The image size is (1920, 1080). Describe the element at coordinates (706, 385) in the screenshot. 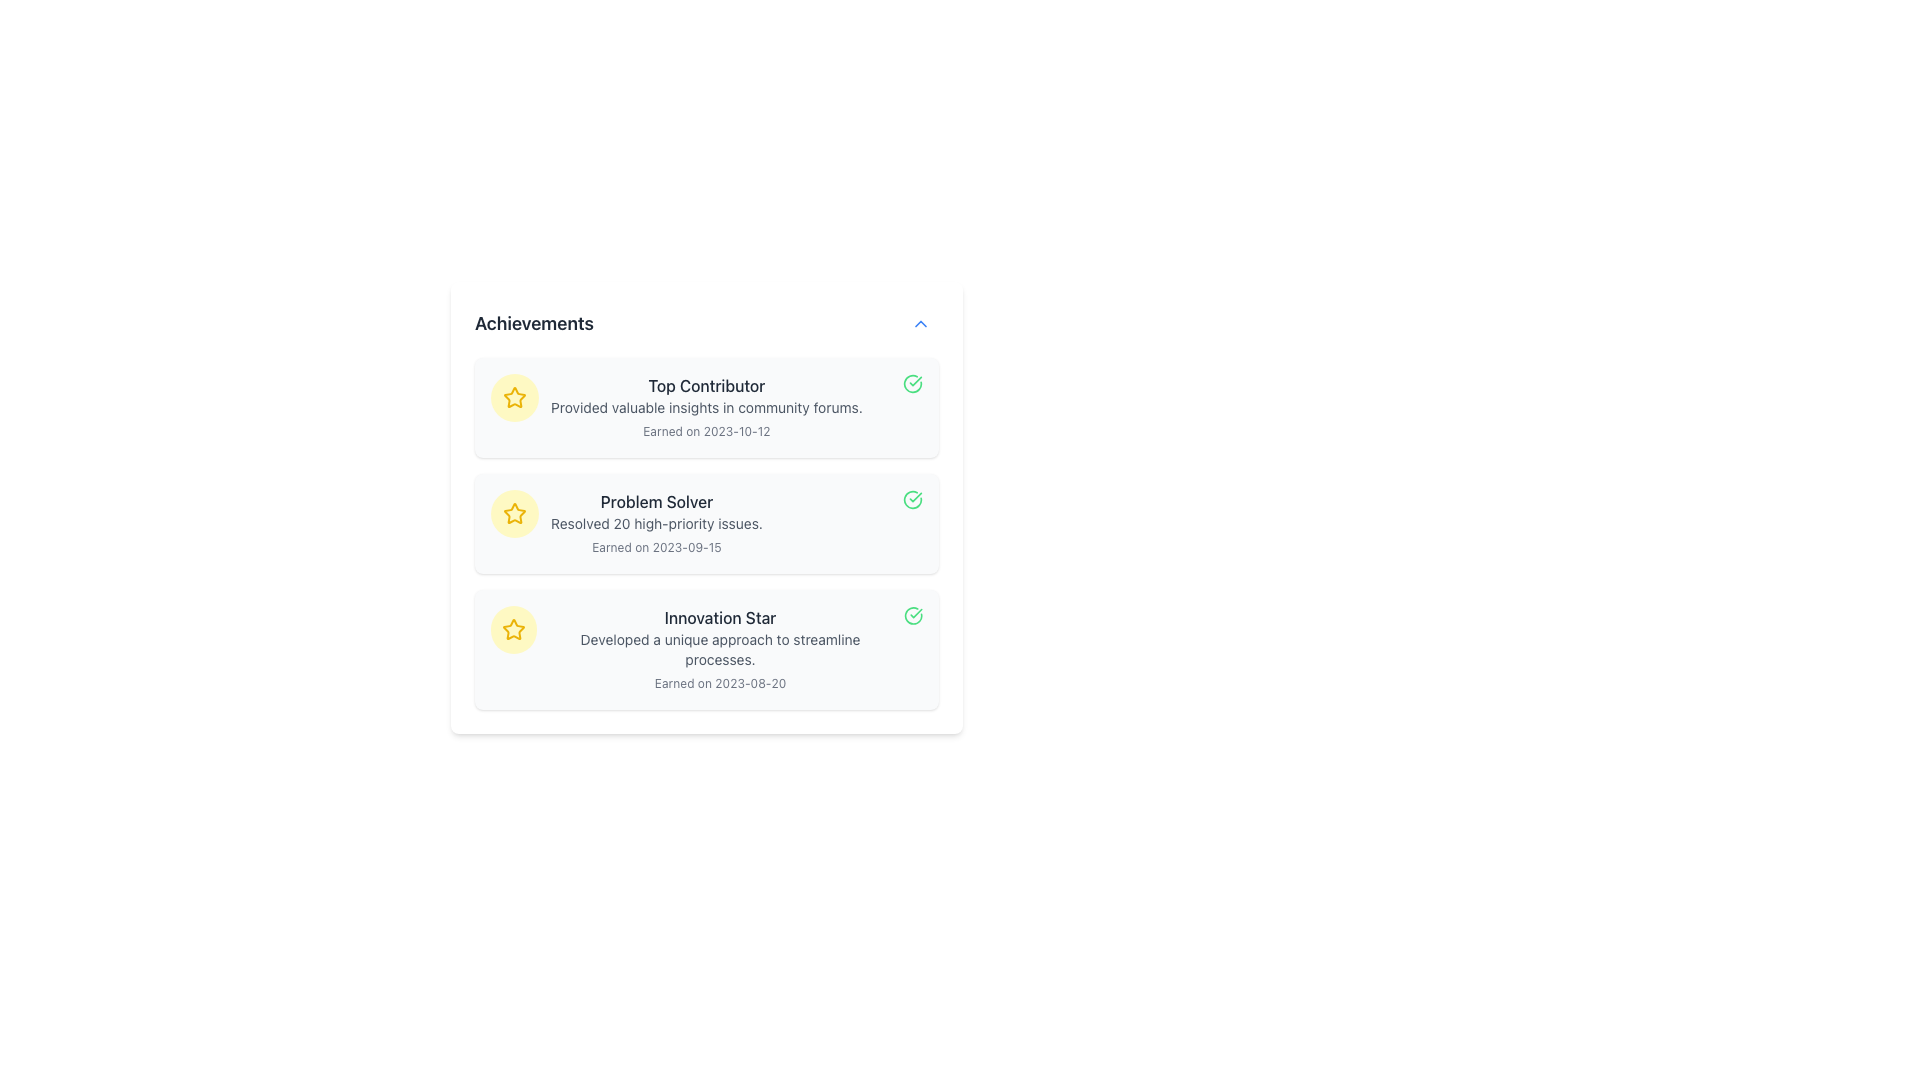

I see `text of the 'Top Contributor' label, which serves as a title for the achievement in the Achievements section` at that location.